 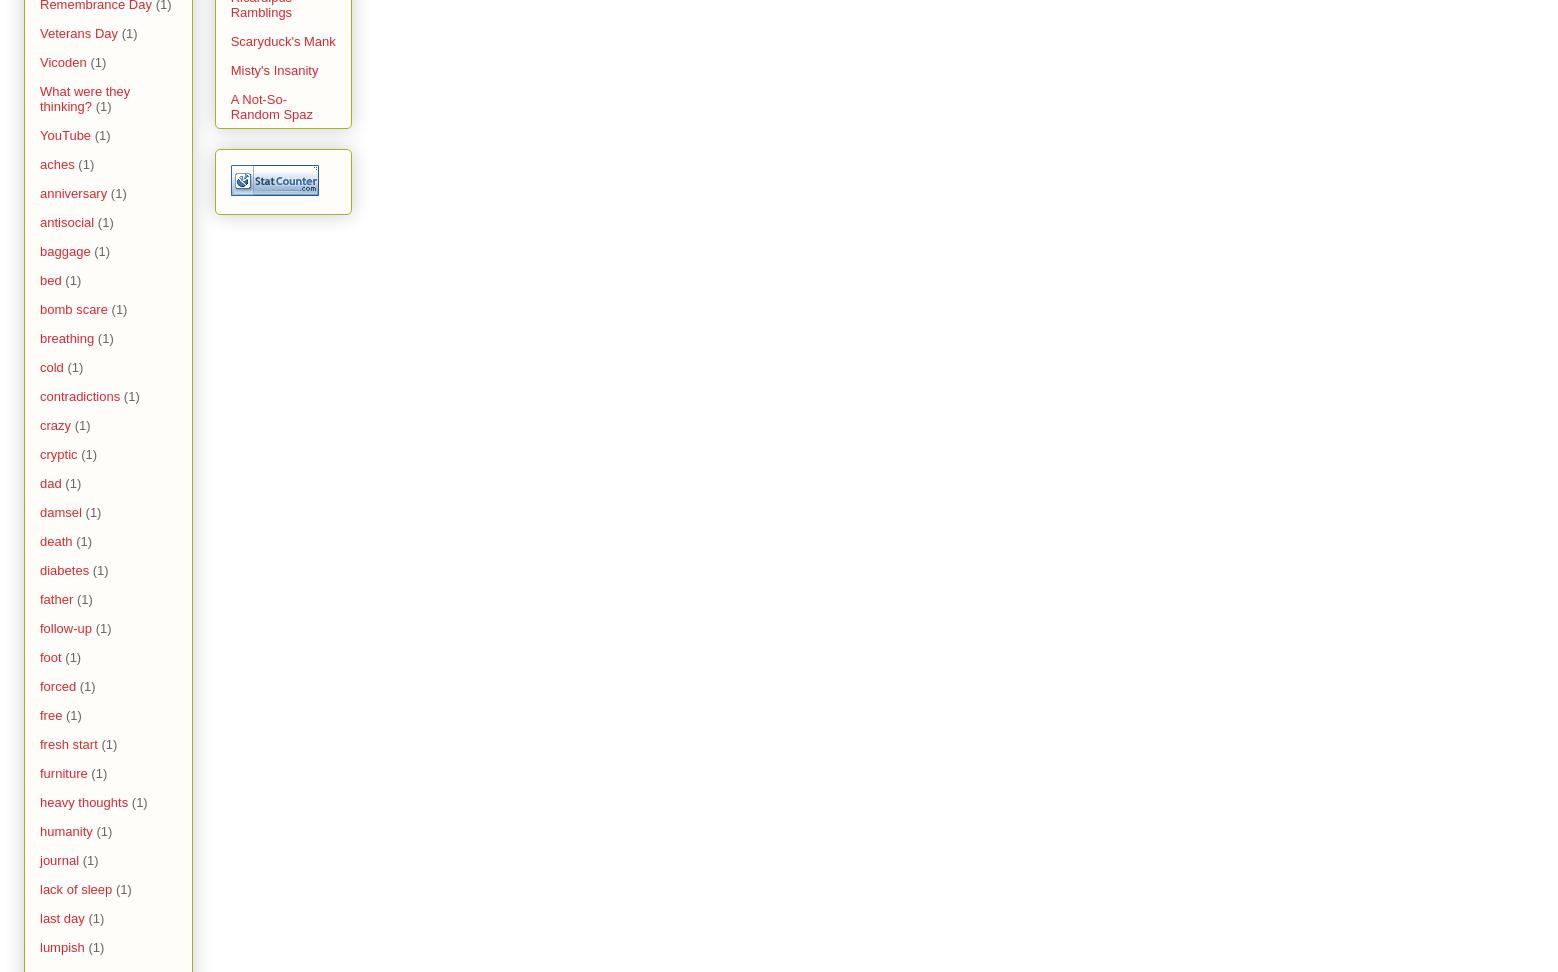 What do you see at coordinates (50, 482) in the screenshot?
I see `'dad'` at bounding box center [50, 482].